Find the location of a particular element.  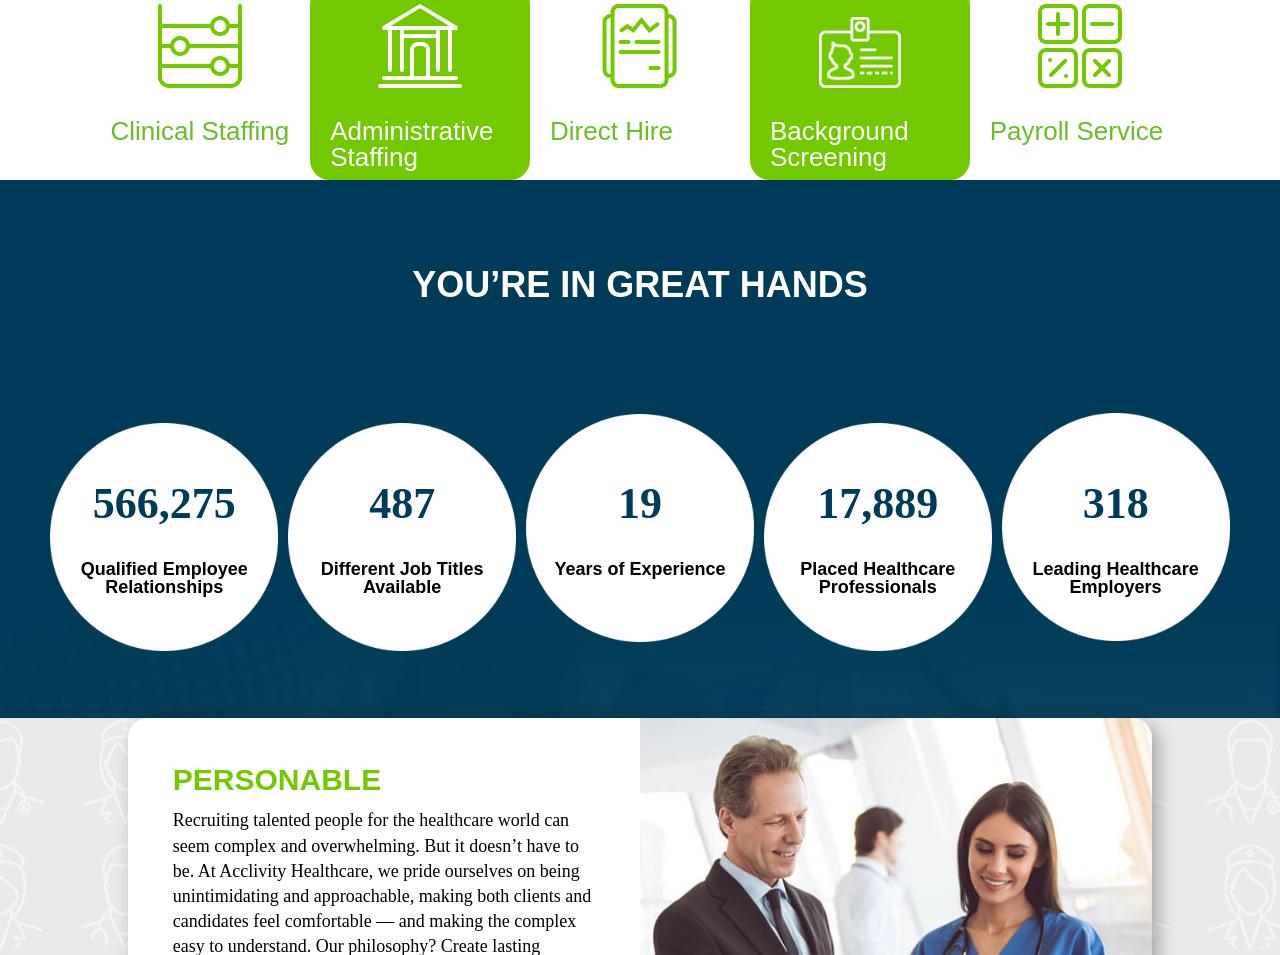

'Background Screening' is located at coordinates (838, 141).